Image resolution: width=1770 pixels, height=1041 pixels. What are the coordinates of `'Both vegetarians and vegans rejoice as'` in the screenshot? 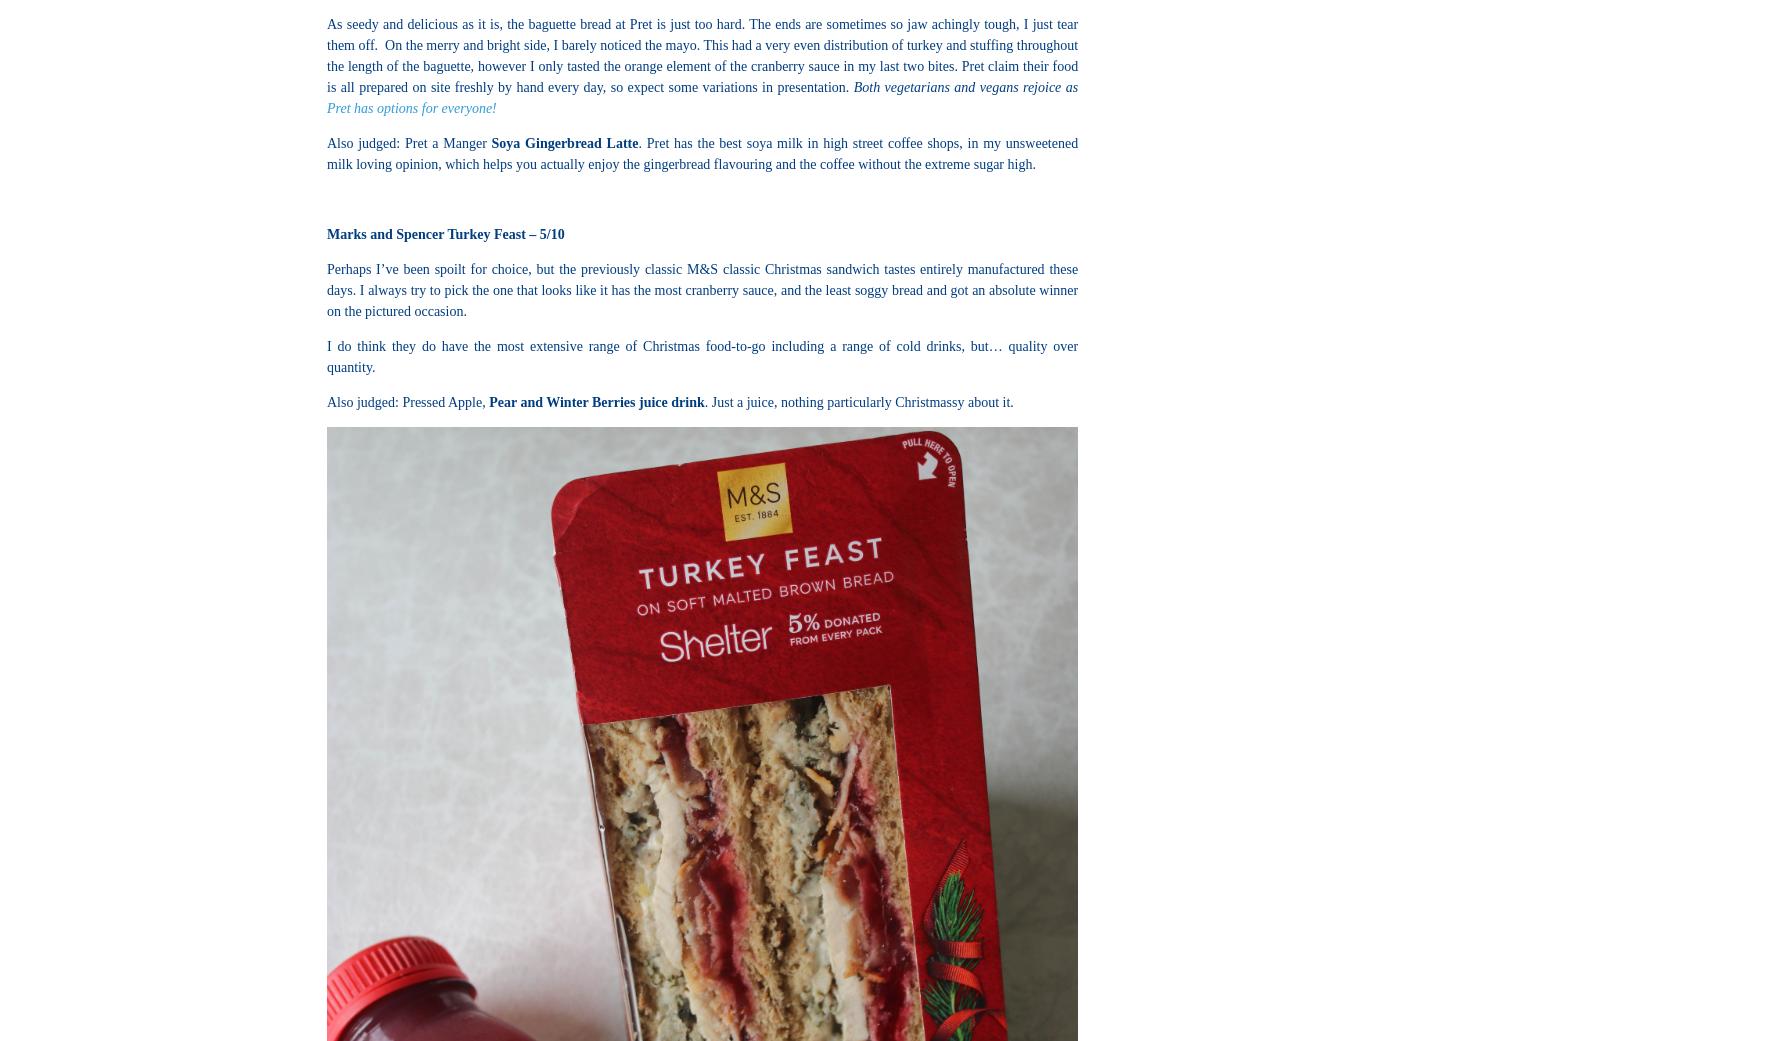 It's located at (852, 86).